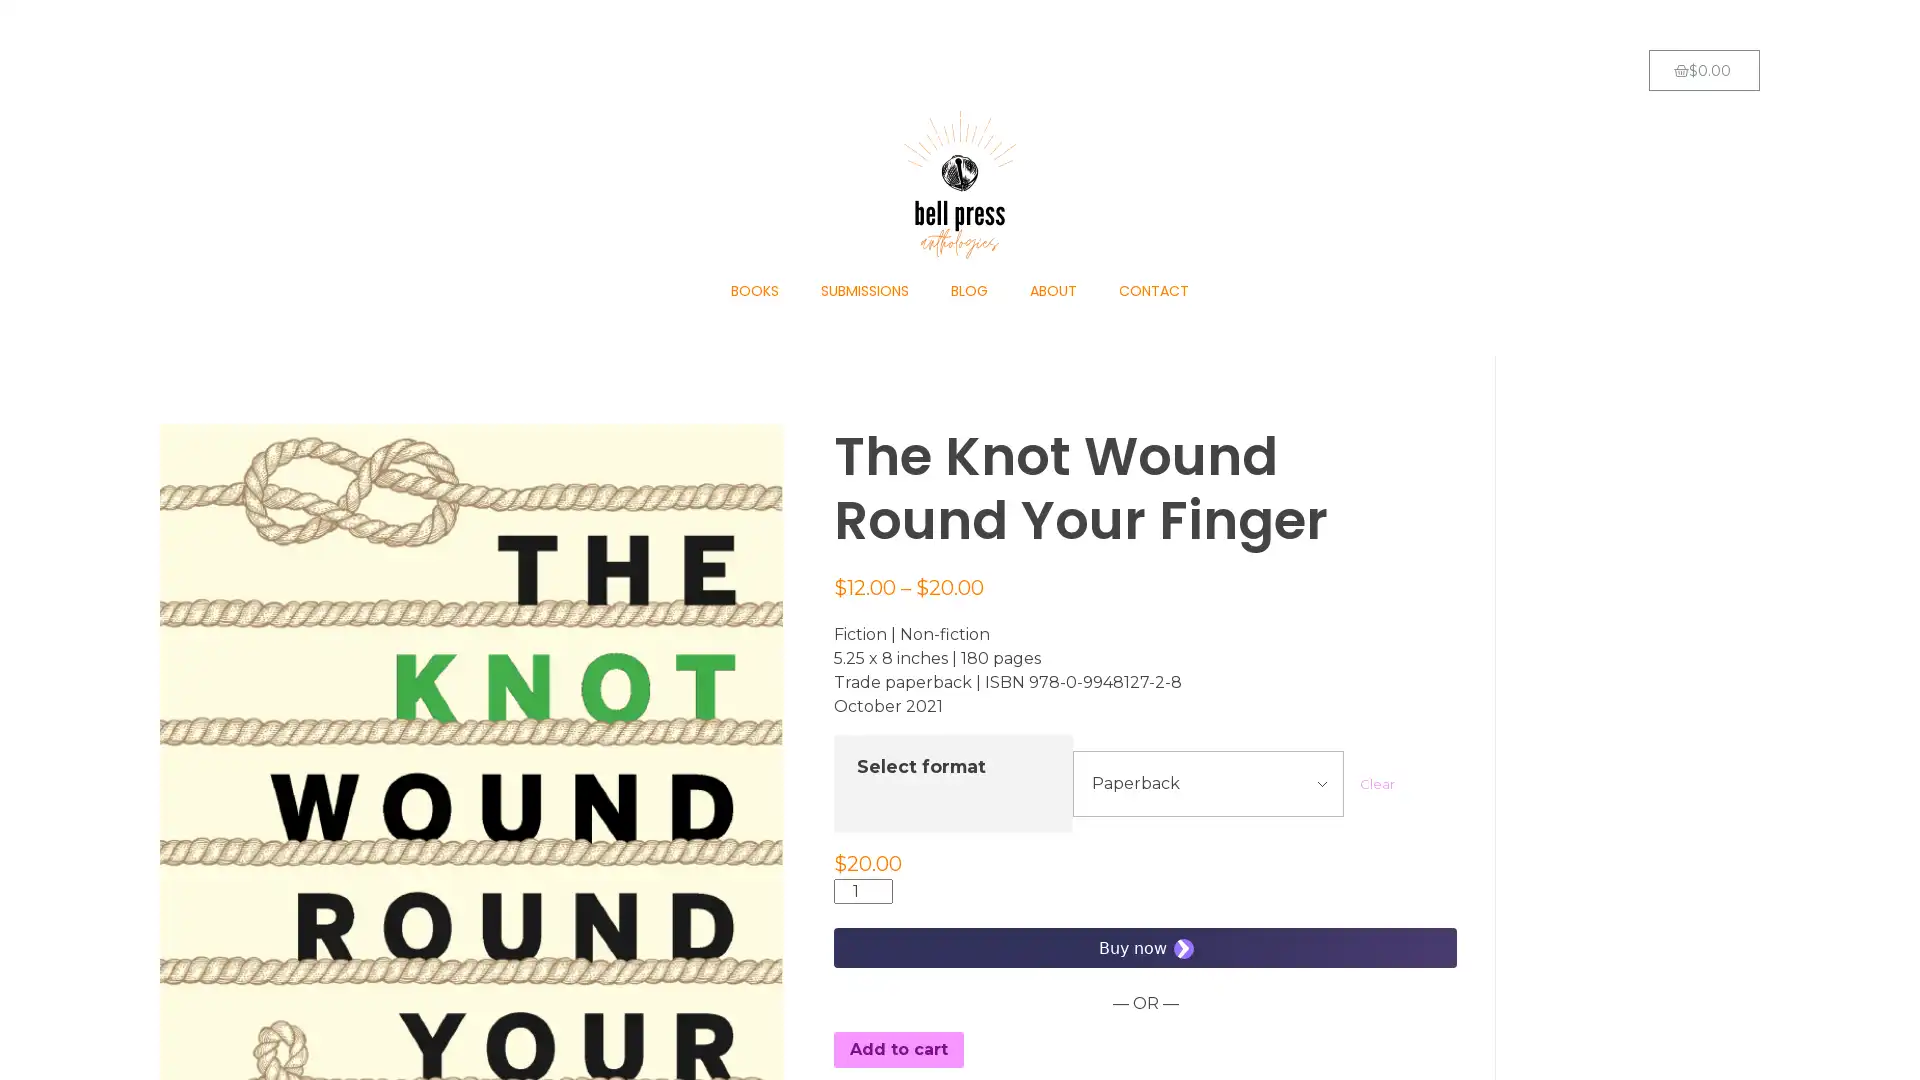 The image size is (1920, 1080). I want to click on Add to cart, so click(897, 1048).